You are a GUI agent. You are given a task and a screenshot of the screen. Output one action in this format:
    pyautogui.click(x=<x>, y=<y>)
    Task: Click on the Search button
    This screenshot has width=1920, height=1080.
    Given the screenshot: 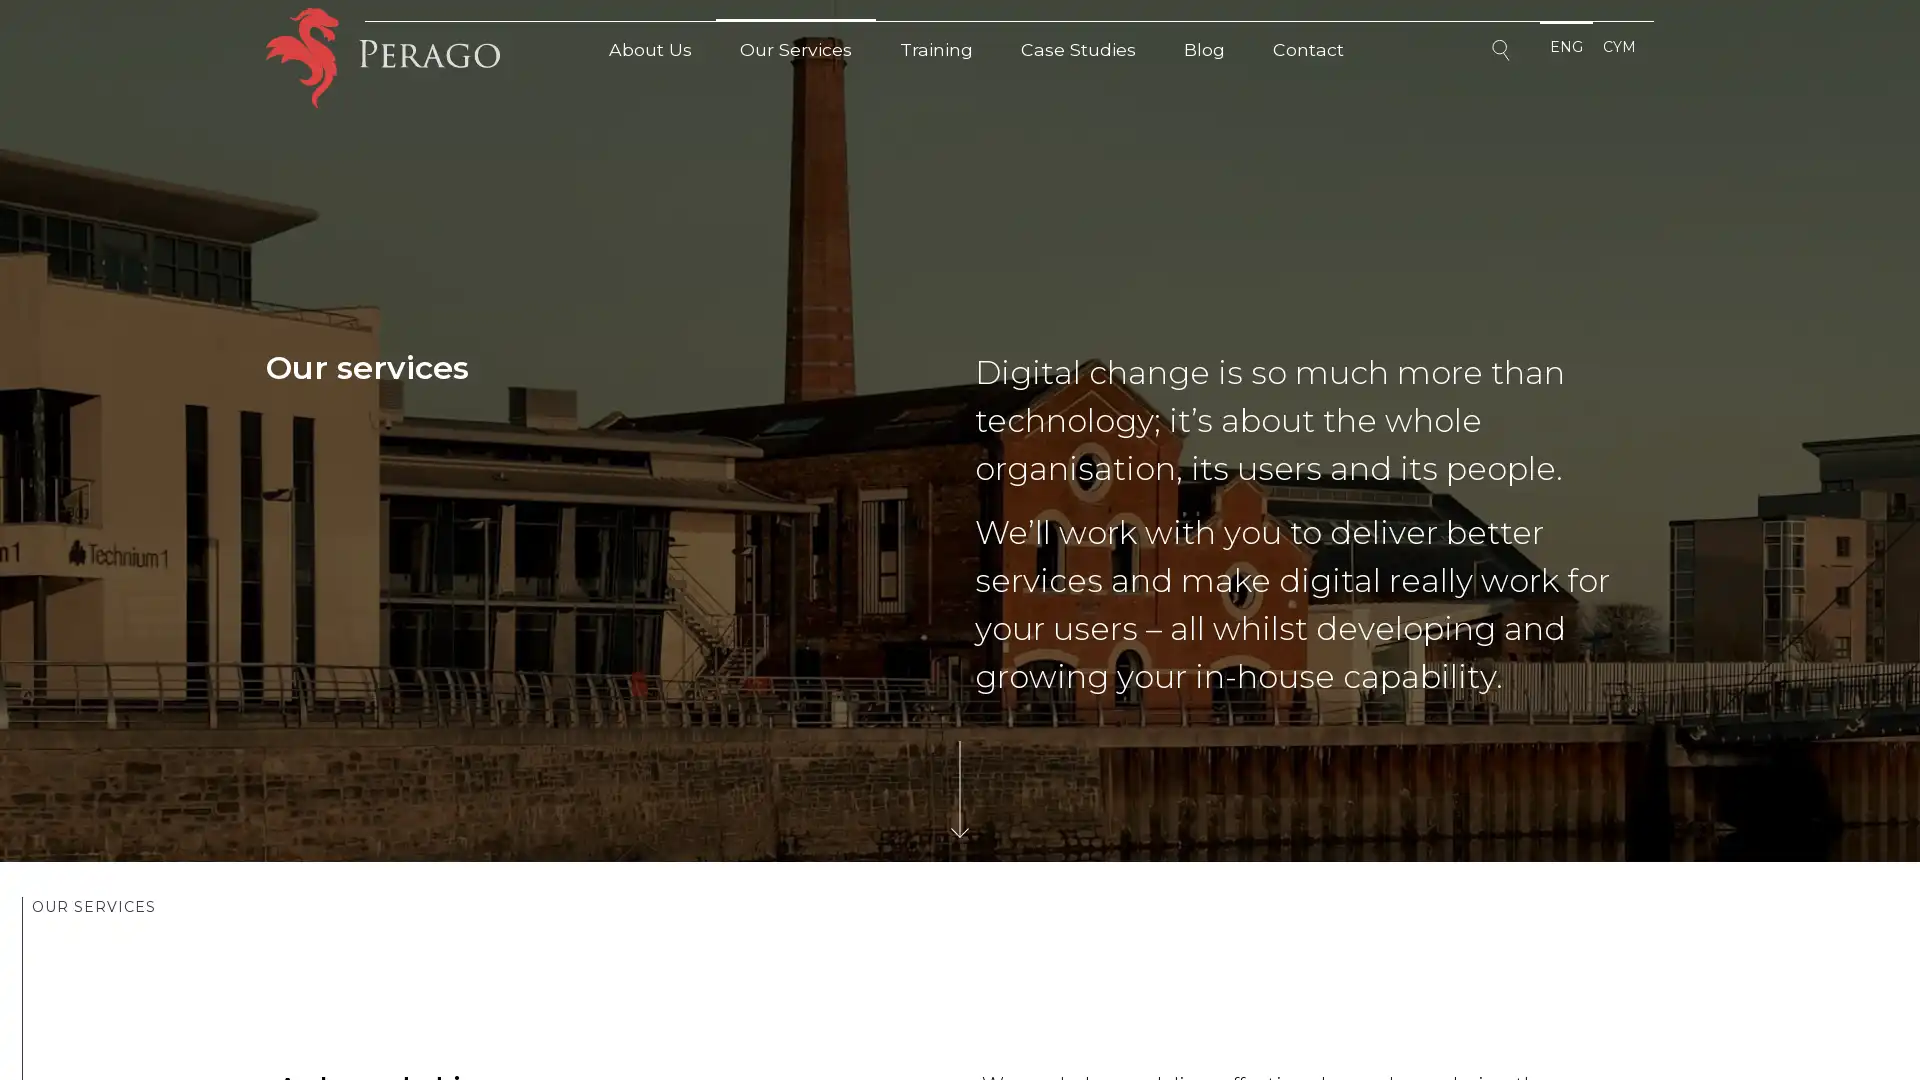 What is the action you would take?
    pyautogui.click(x=1503, y=53)
    